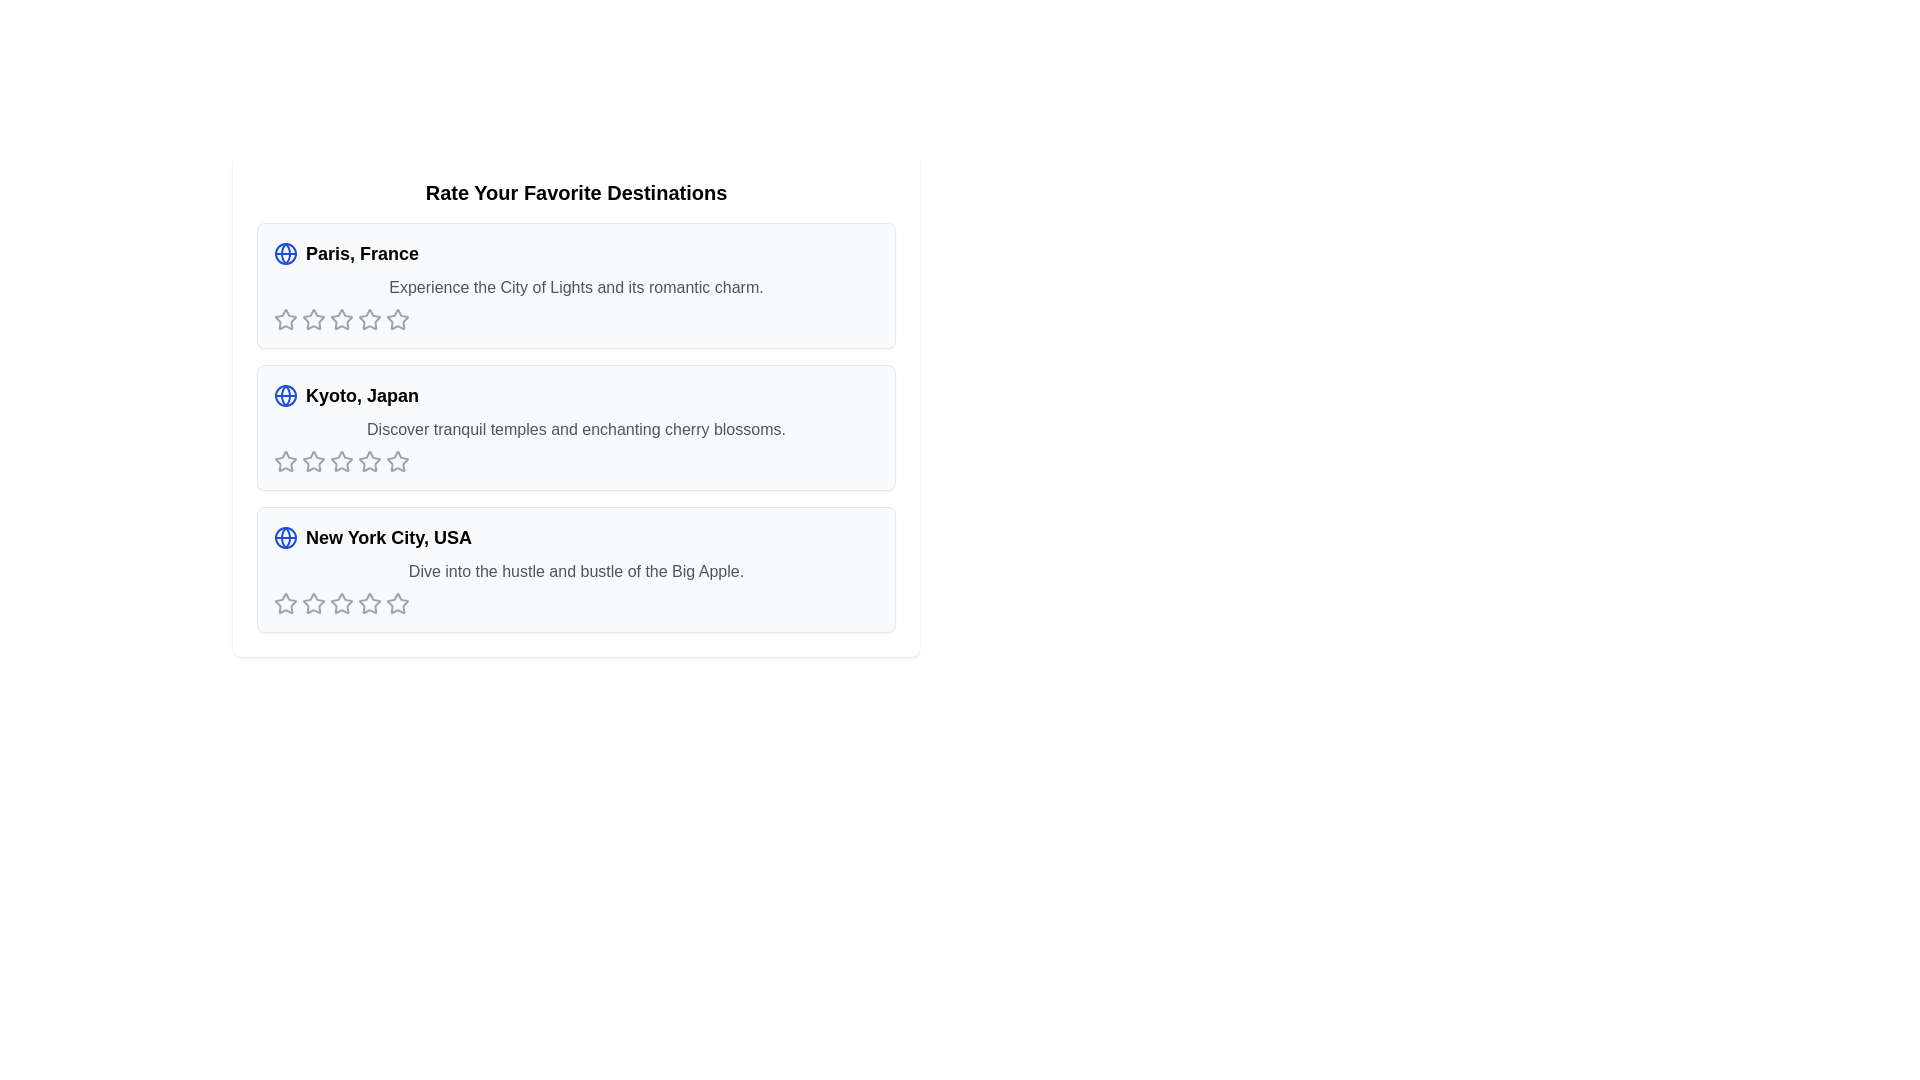 Image resolution: width=1920 pixels, height=1080 pixels. What do you see at coordinates (369, 461) in the screenshot?
I see `the second star IconButton under the 'Kyoto, Japan' section of the rating system for keyboard interaction` at bounding box center [369, 461].